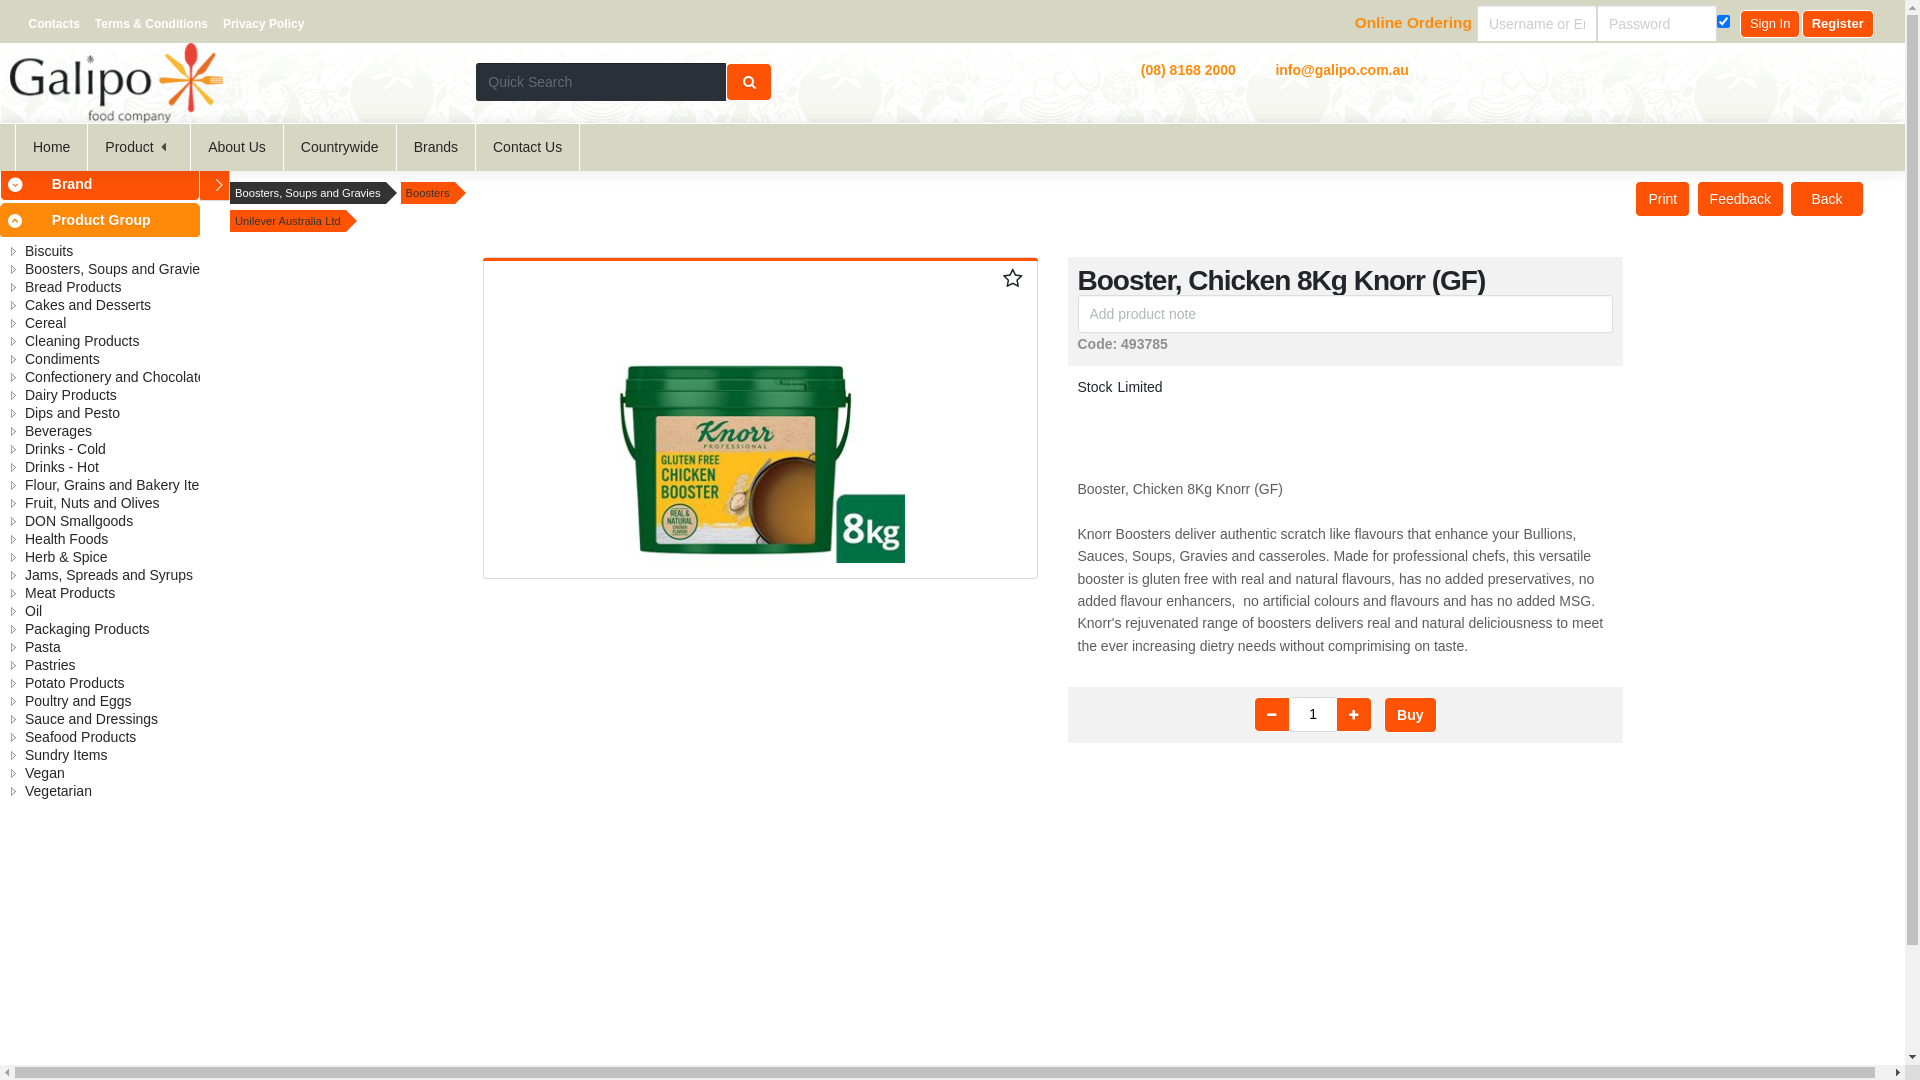 The image size is (1920, 1080). I want to click on 'Boosters, Soups and Gravies', so click(114, 268).